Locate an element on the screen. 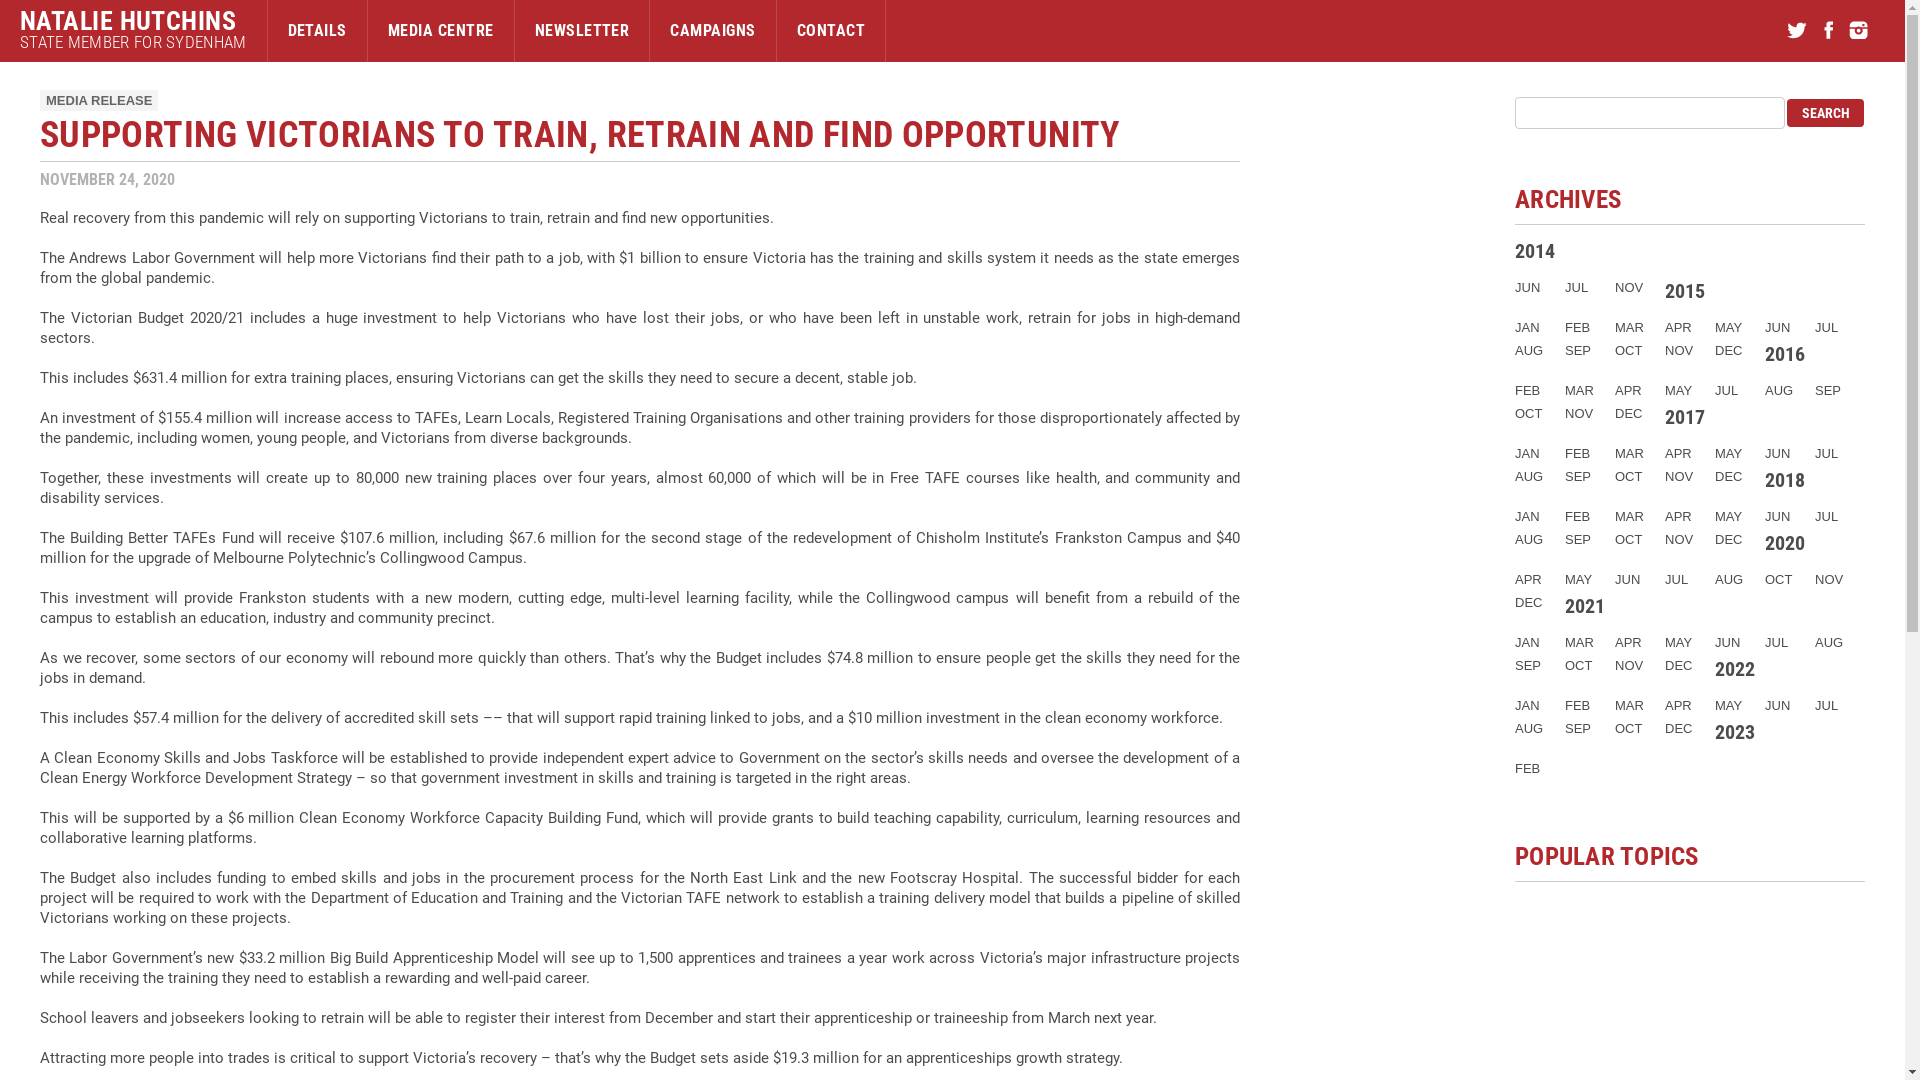  '2016' is located at coordinates (1765, 353).